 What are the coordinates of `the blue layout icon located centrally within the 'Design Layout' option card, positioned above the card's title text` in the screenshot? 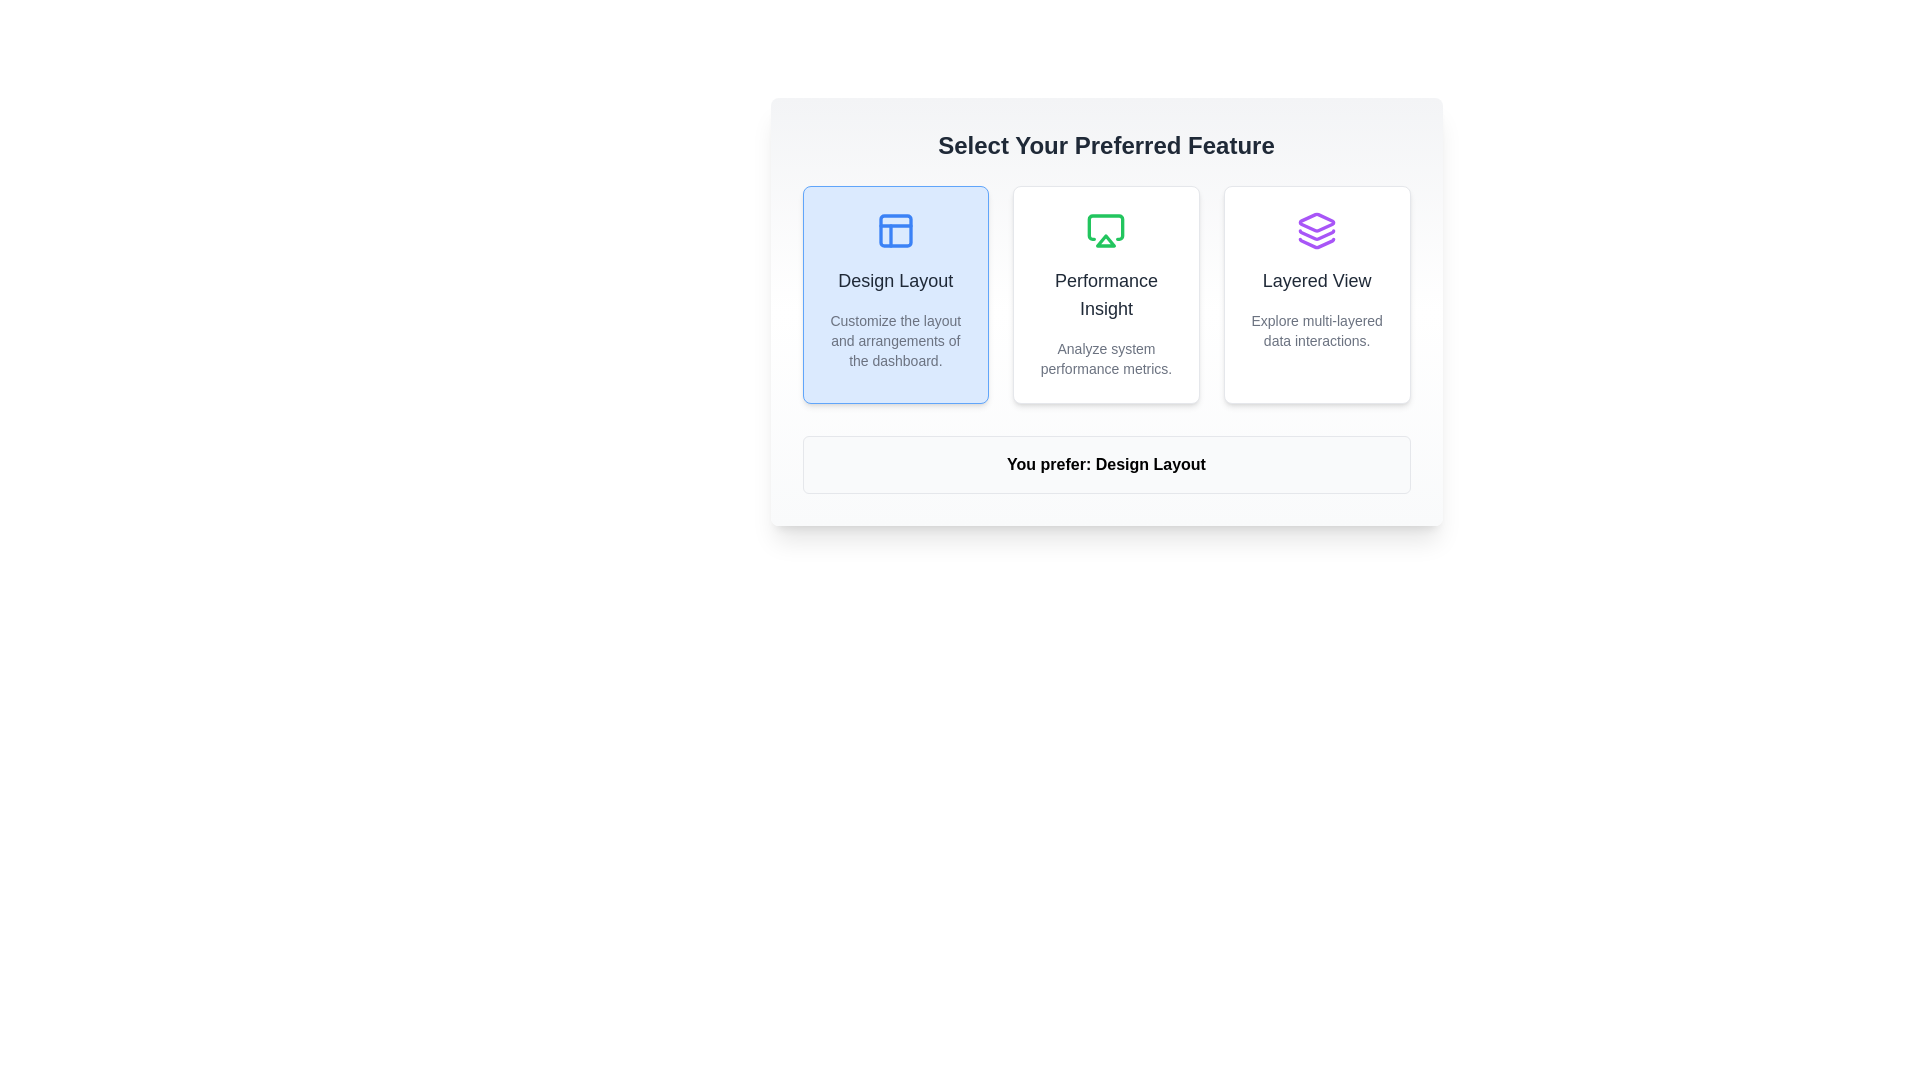 It's located at (894, 230).